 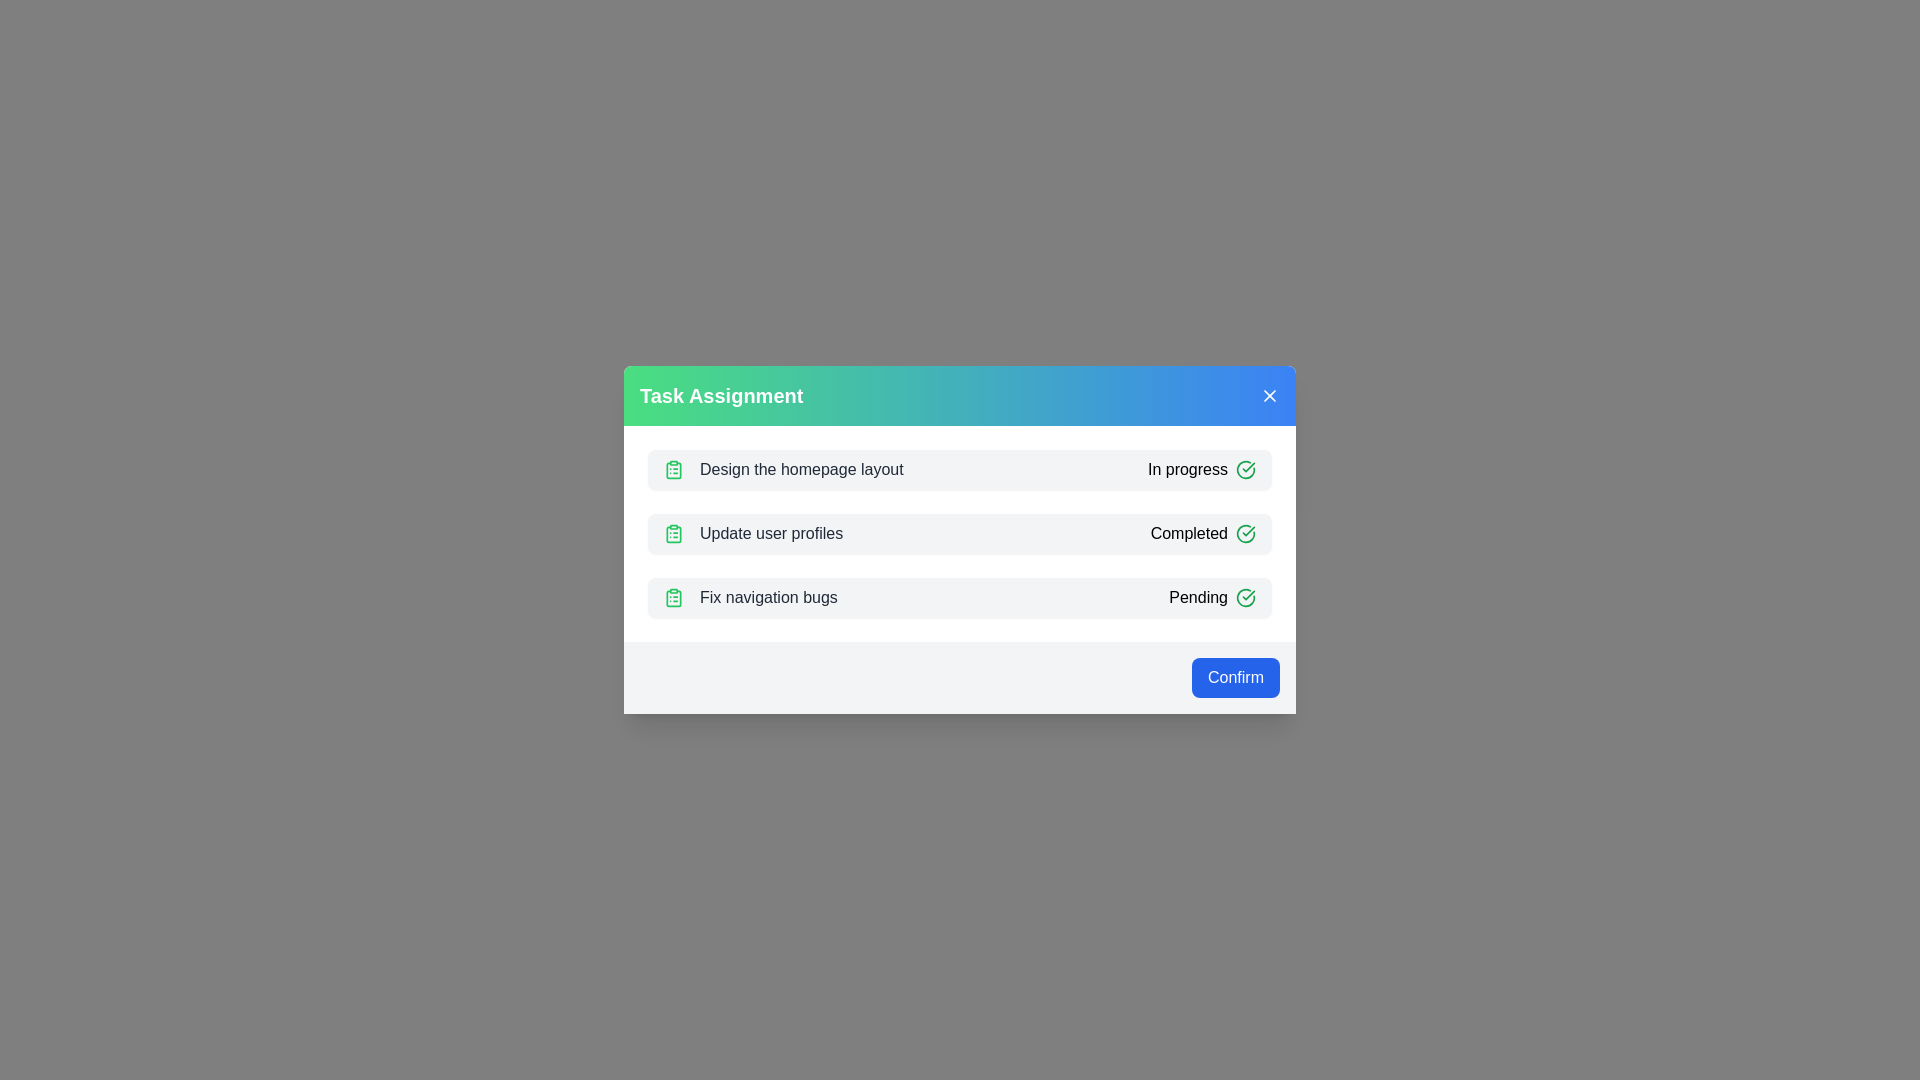 What do you see at coordinates (1211, 596) in the screenshot?
I see `the green checkmark icon next to the 'Pending' label to change the task status from 'Pending' to 'Completed'` at bounding box center [1211, 596].